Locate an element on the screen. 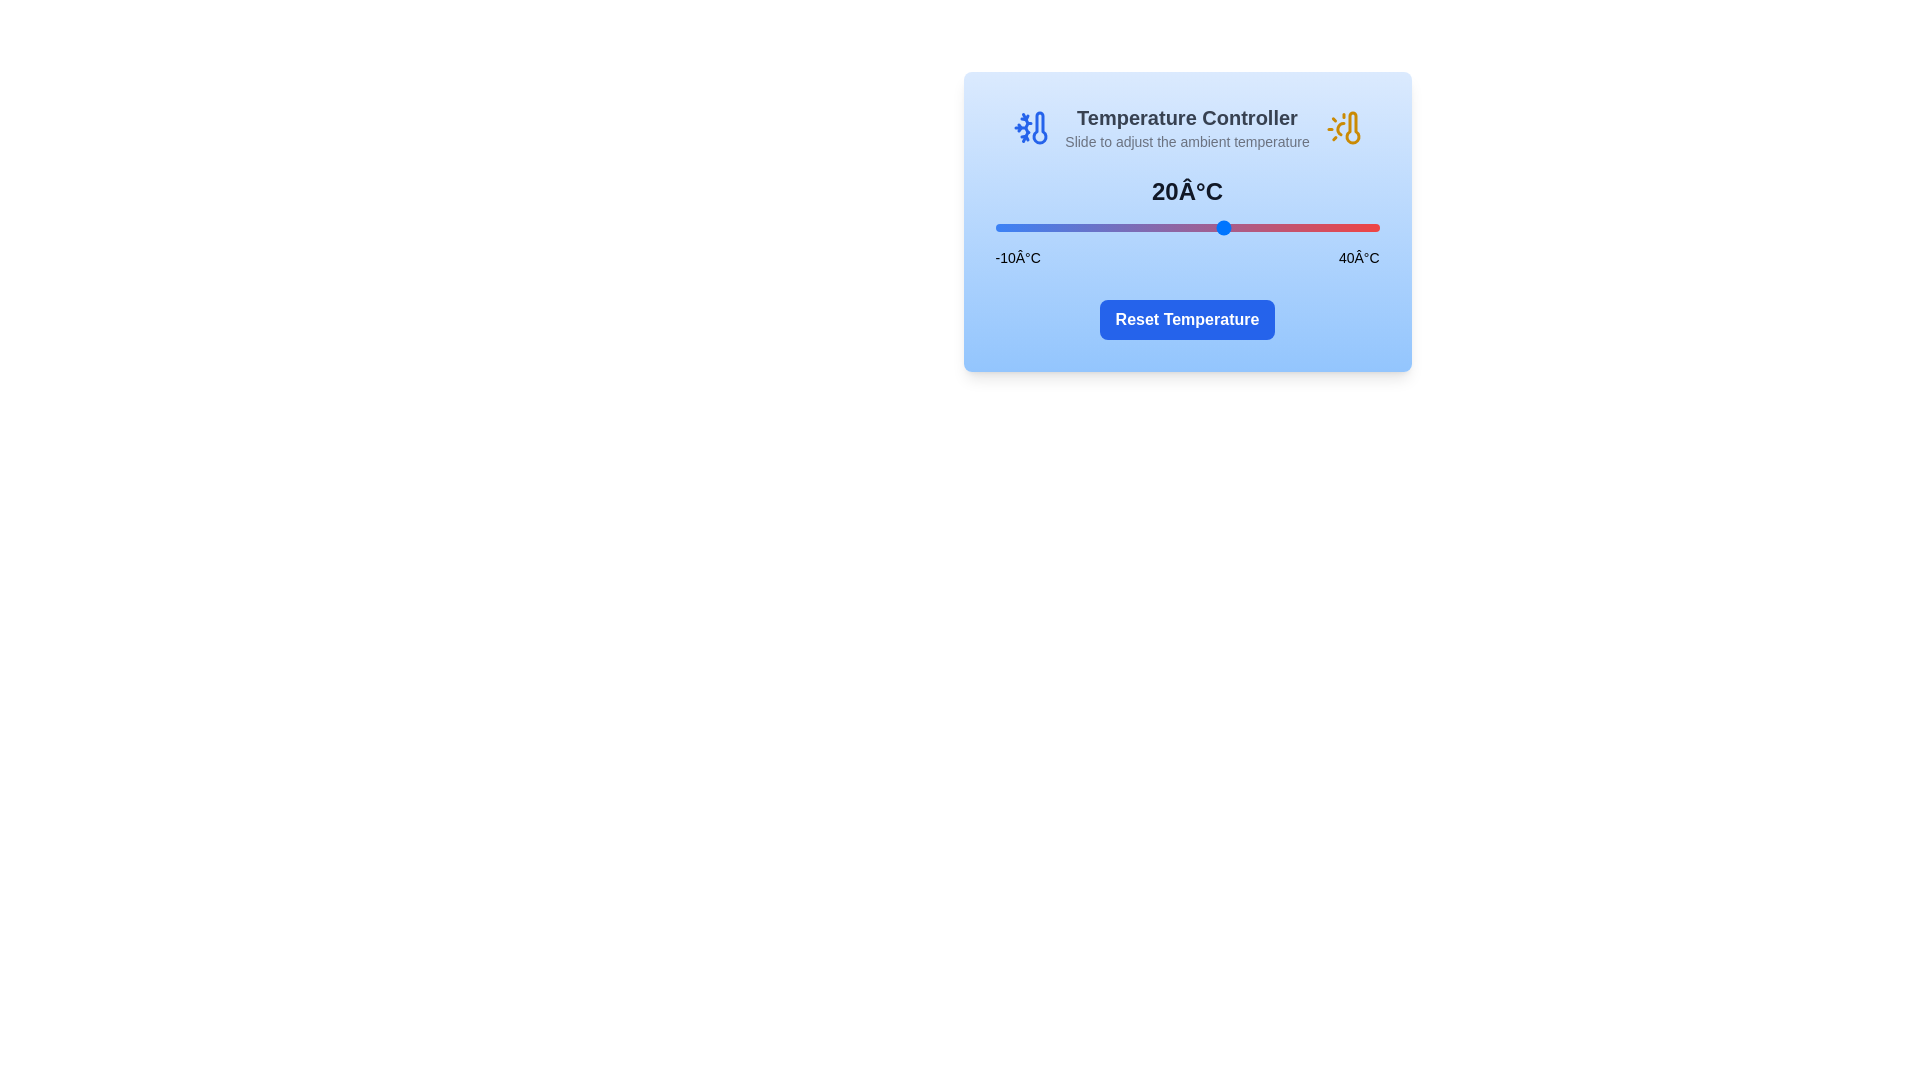 This screenshot has width=1920, height=1080. the blue bulb-shaped element of the thermometer icon located in the header of the 'Temperature Controller' card is located at coordinates (1040, 127).